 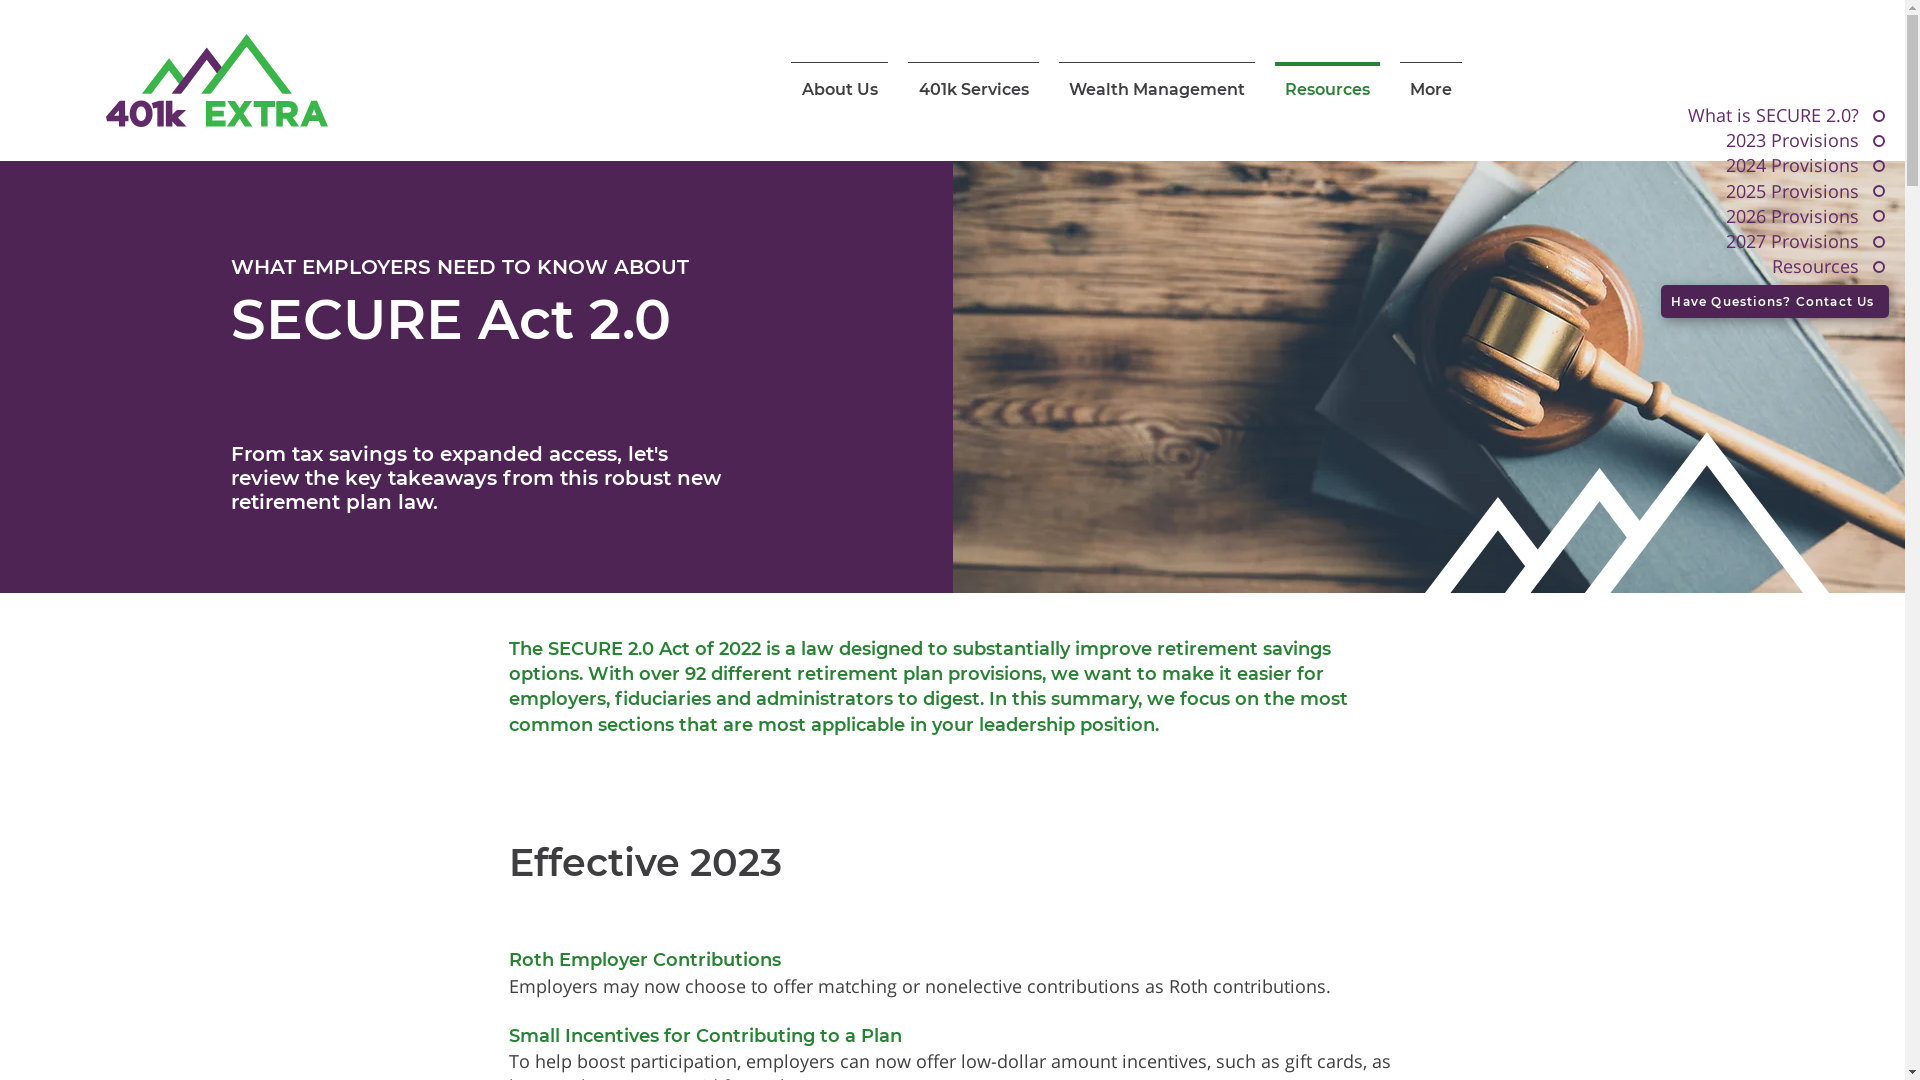 What do you see at coordinates (839, 79) in the screenshot?
I see `'About Us'` at bounding box center [839, 79].